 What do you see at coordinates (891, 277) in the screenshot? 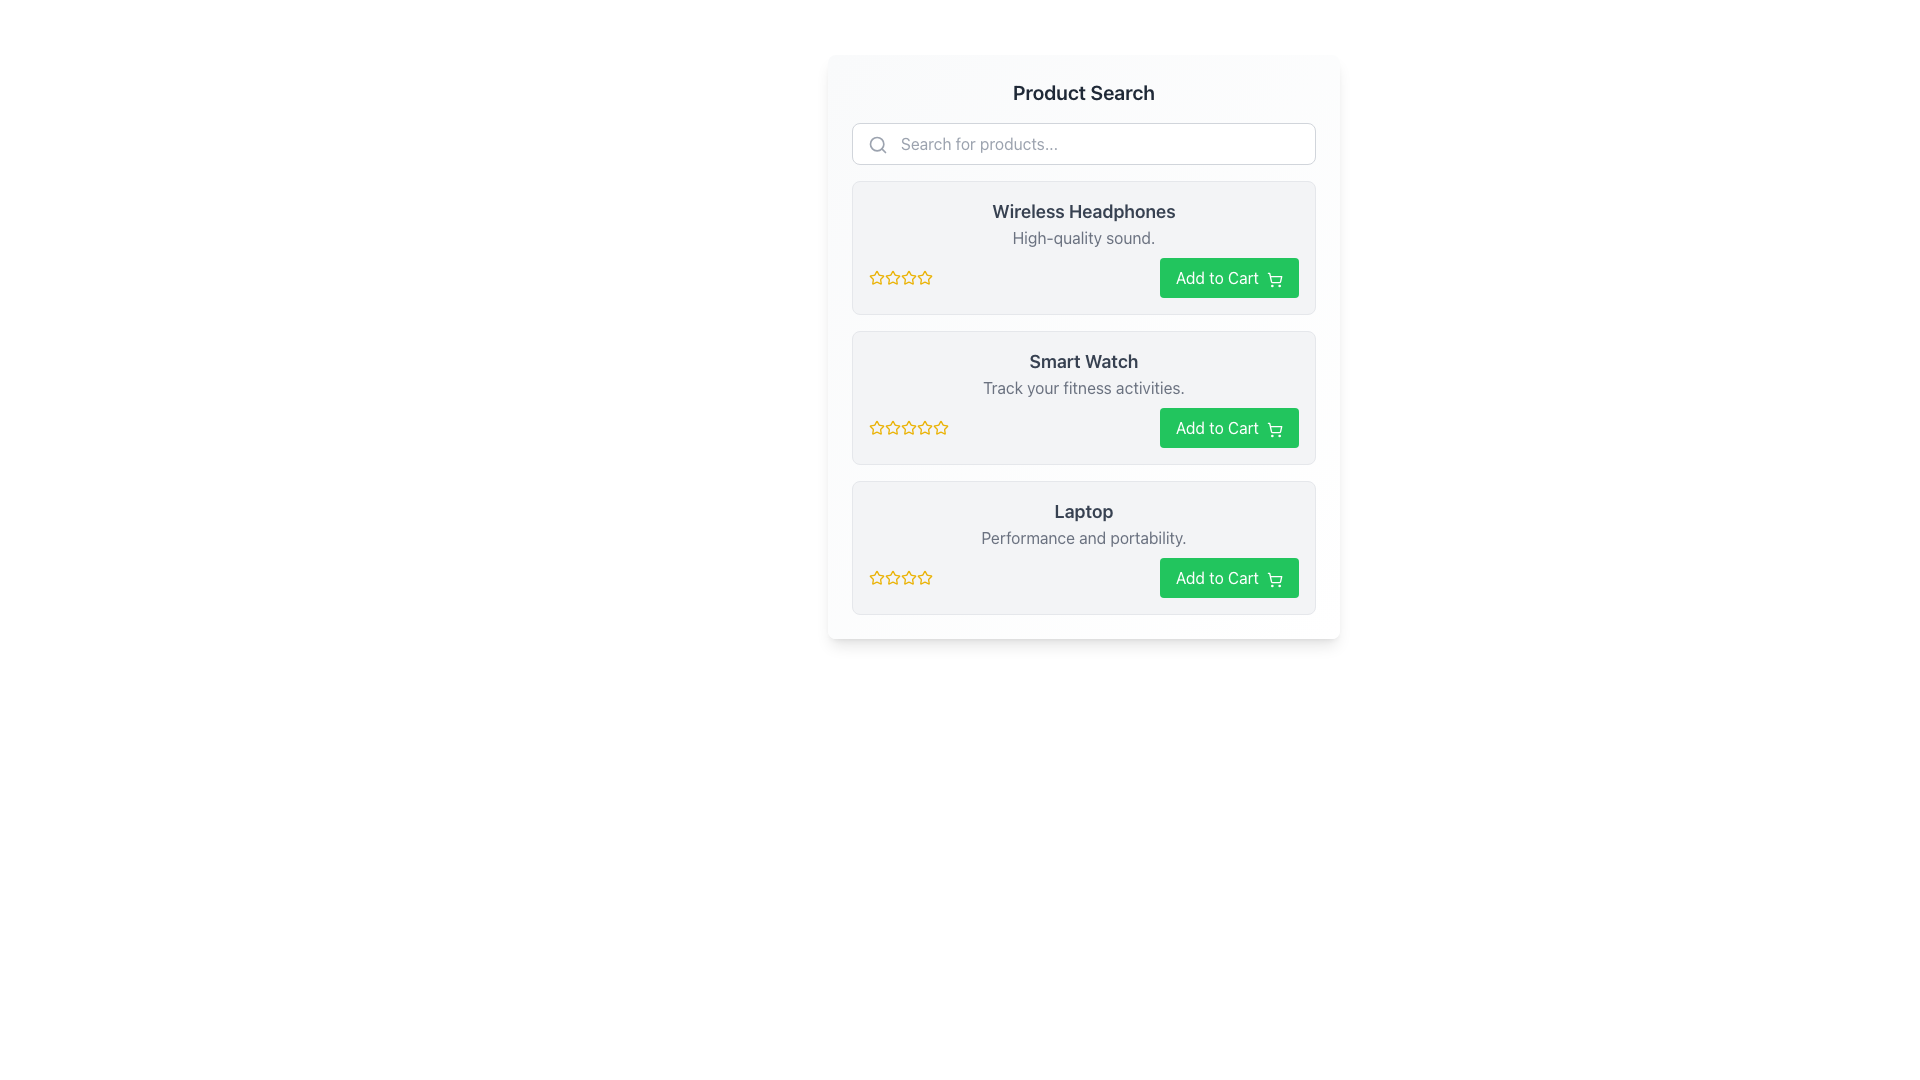
I see `the second star-shaped rating icon with a yellow color outline to rate the item` at bounding box center [891, 277].